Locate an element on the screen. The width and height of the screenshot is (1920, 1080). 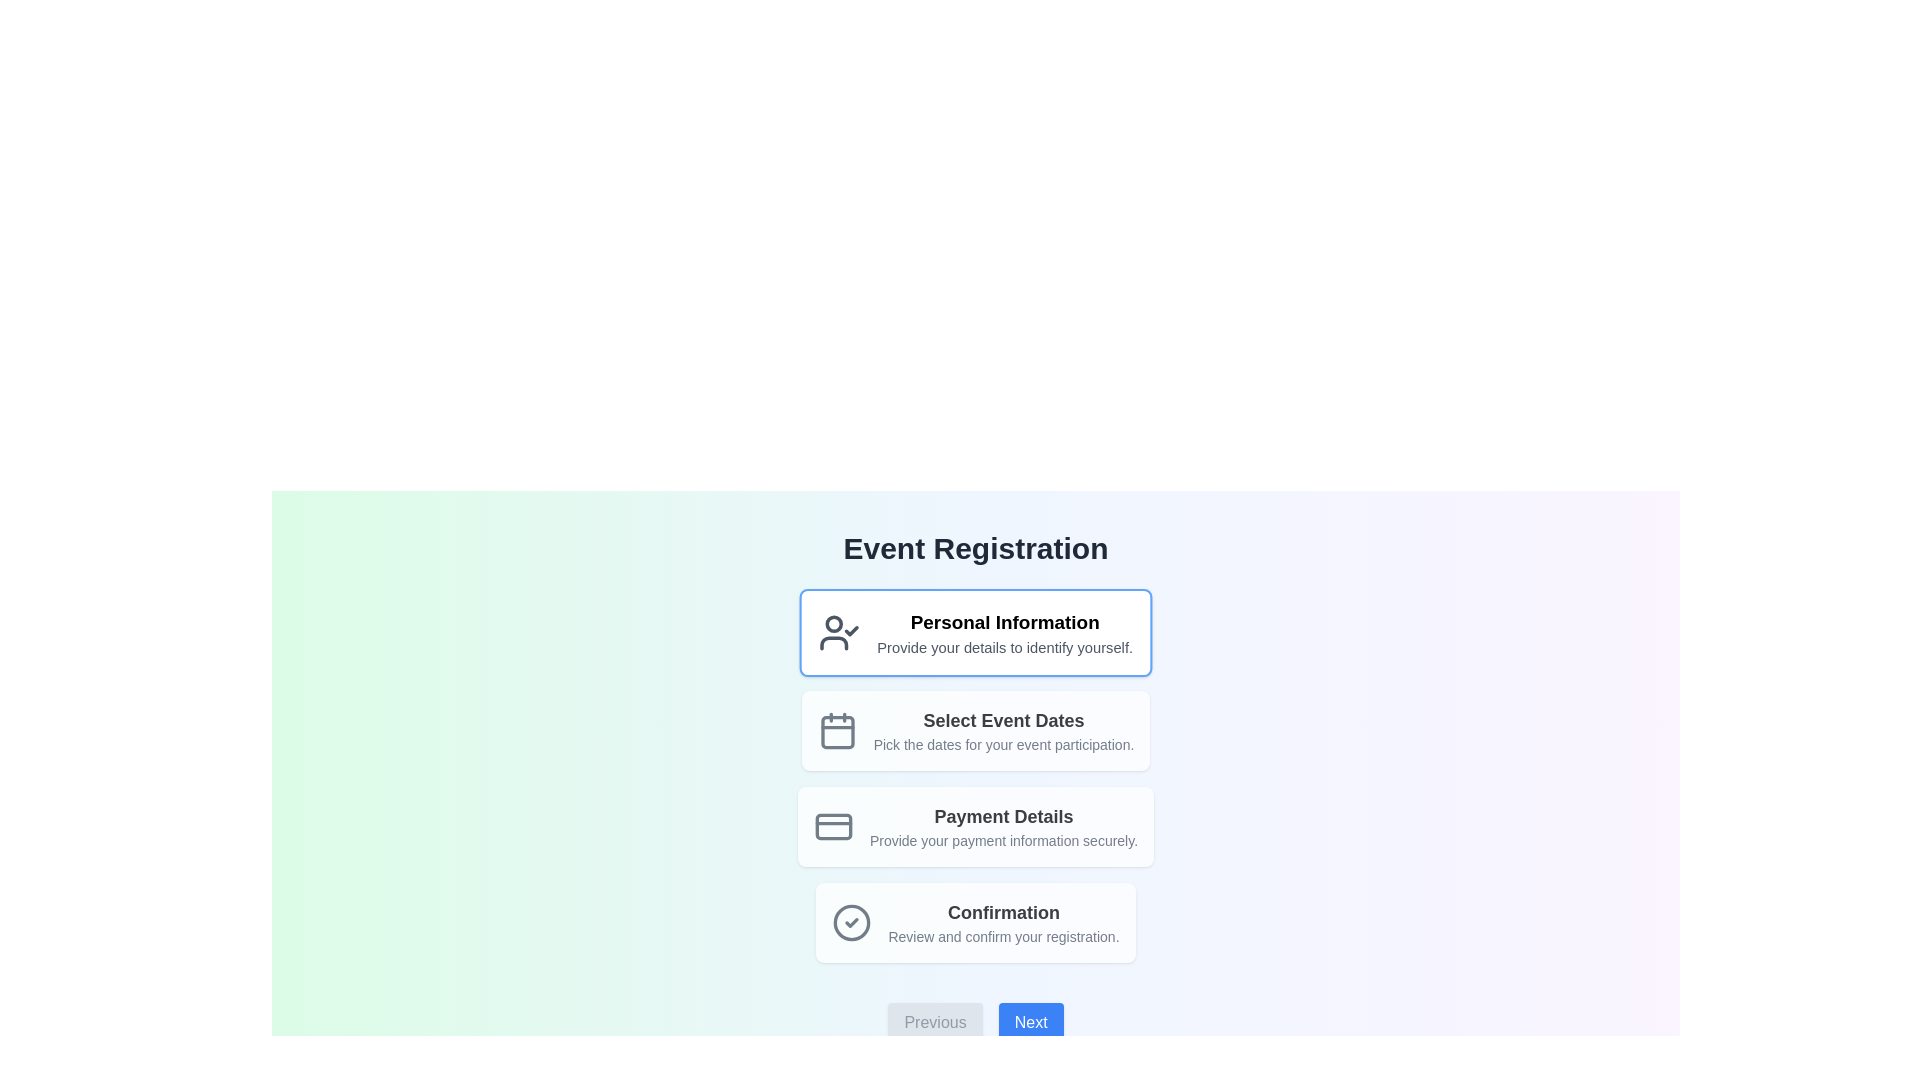
the informational text block titled 'Payment Details', which contains the instruction 'Provide your payment information securely.' This block is positioned between 'Select Event Dates' and 'Confirmation' sections in the interface is located at coordinates (1003, 826).